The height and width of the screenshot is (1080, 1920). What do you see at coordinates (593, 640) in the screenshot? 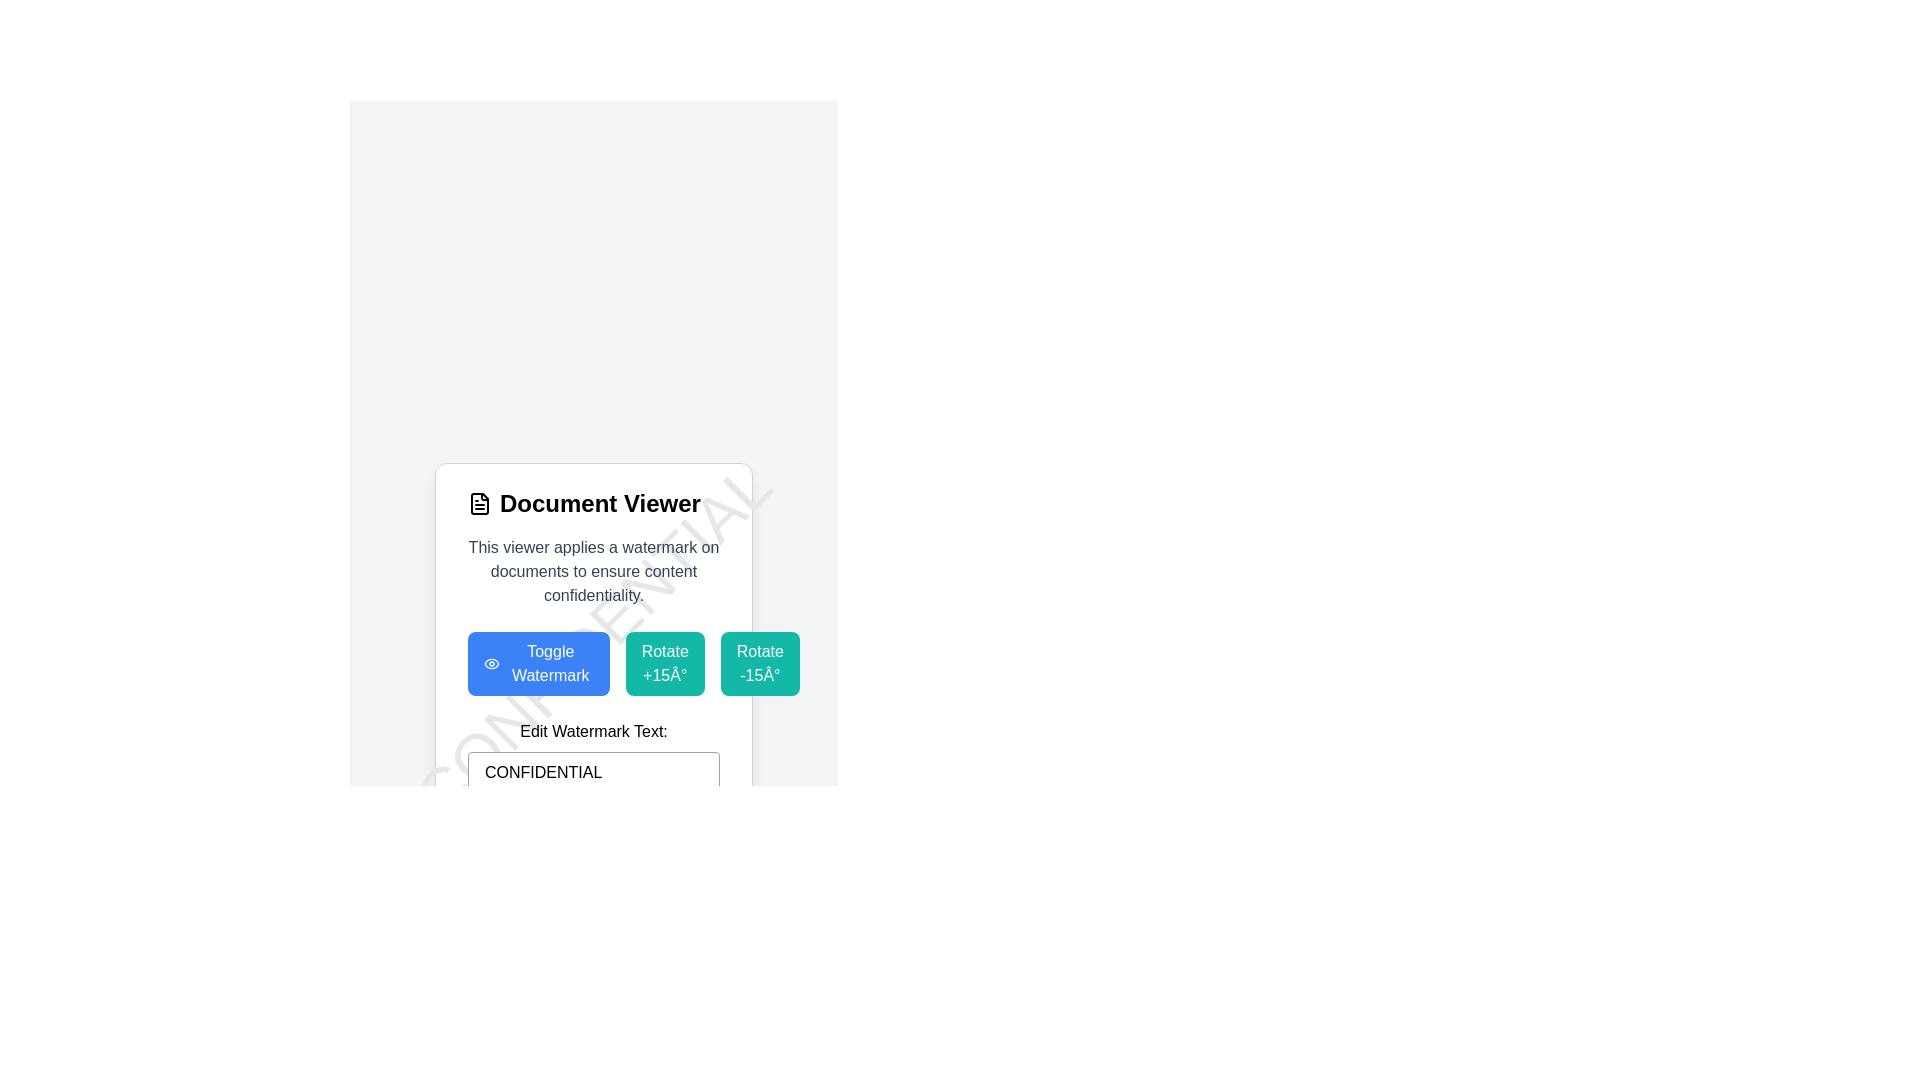
I see `the blue 'Toggle Watermark' button with an eye icon, located below the 'Document Viewer' header` at bounding box center [593, 640].